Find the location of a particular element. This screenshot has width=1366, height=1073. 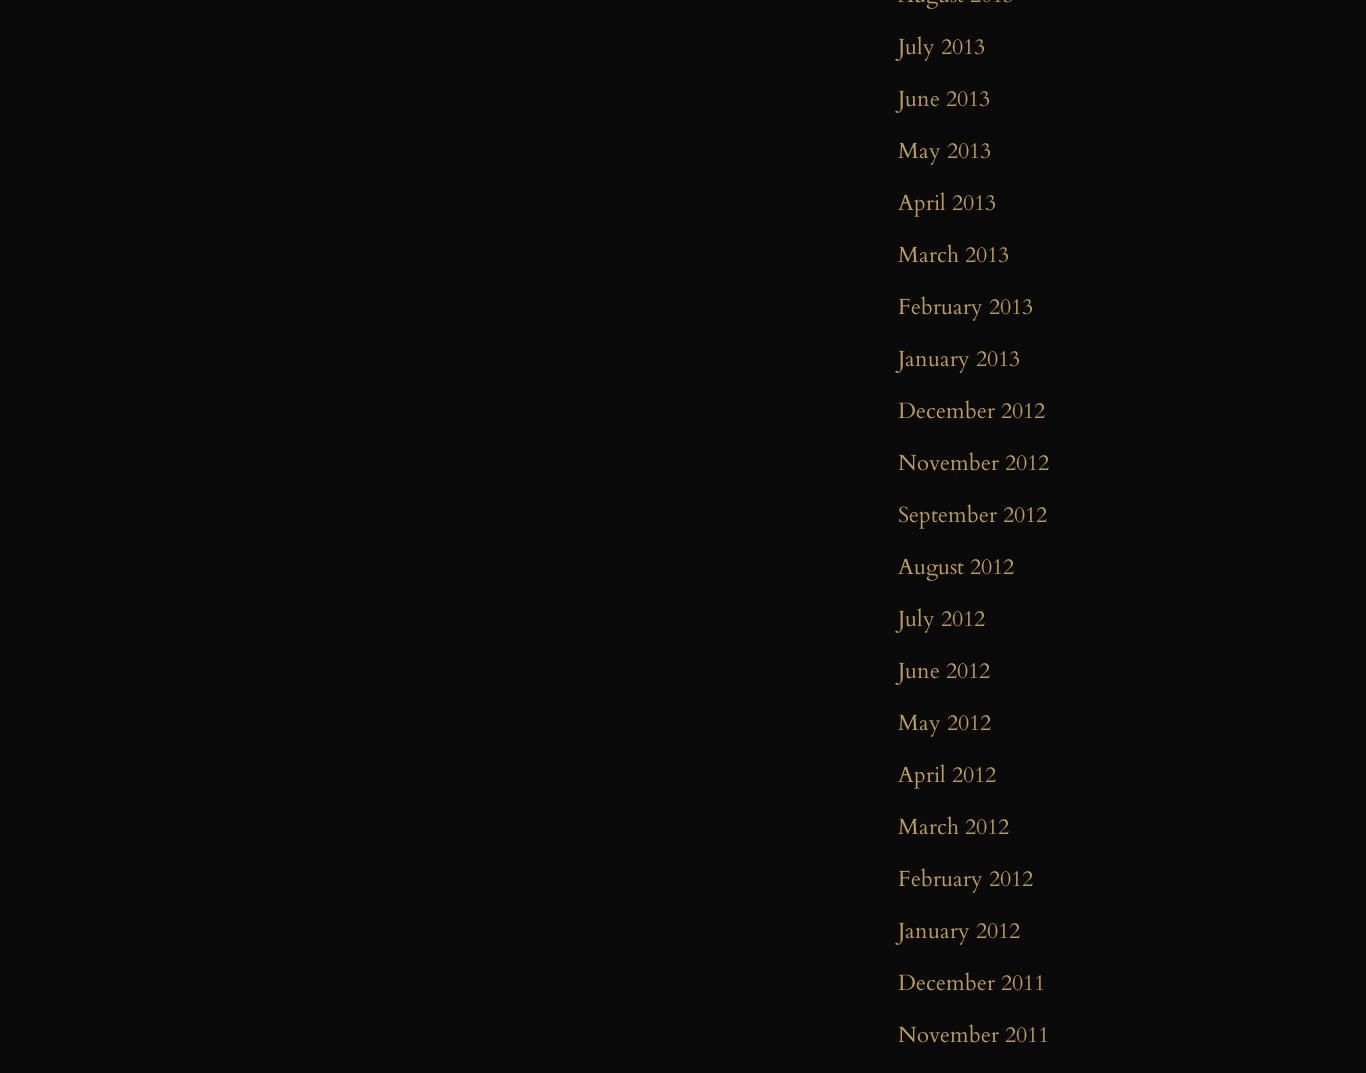

'January 2012' is located at coordinates (958, 931).